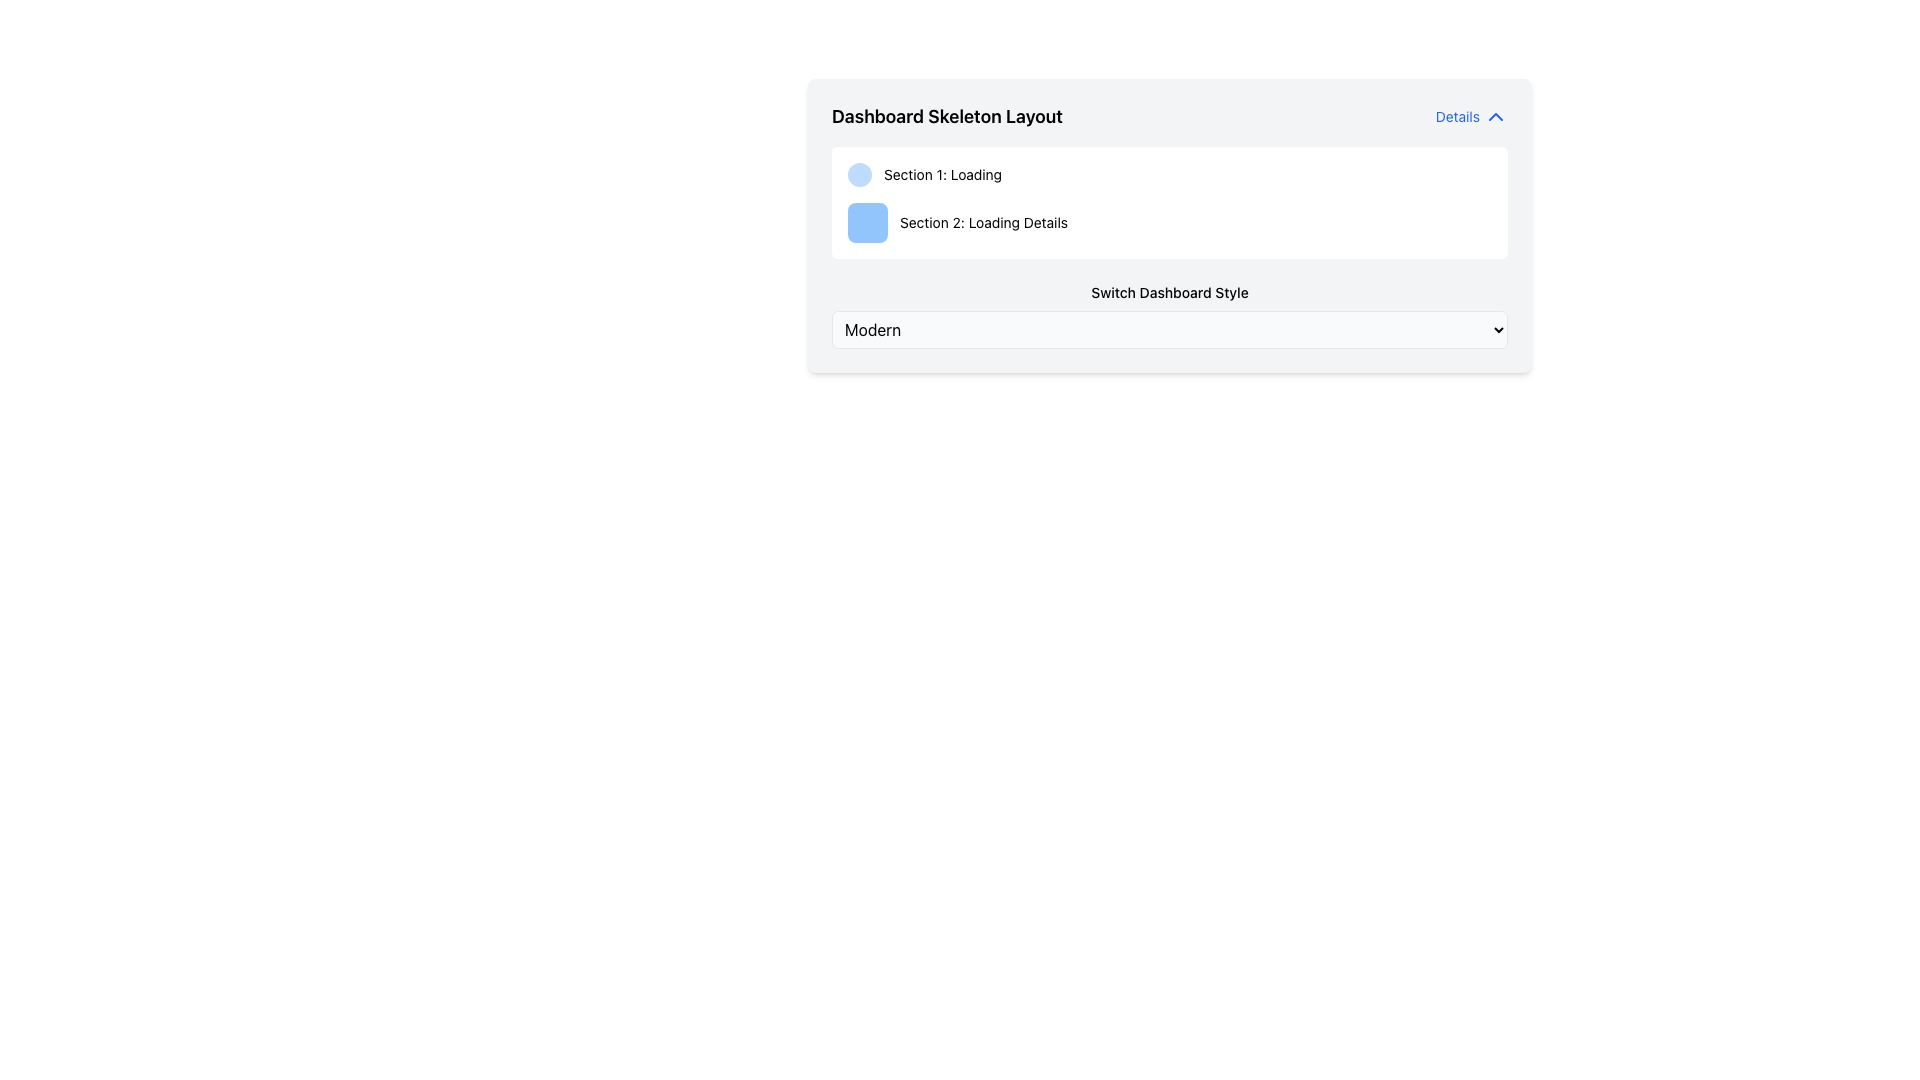 The height and width of the screenshot is (1080, 1920). What do you see at coordinates (983, 223) in the screenshot?
I see `text label that reads 'Section 2: Loading Details', which is positioned to the right of a blue square icon in the second row of a list within a card` at bounding box center [983, 223].